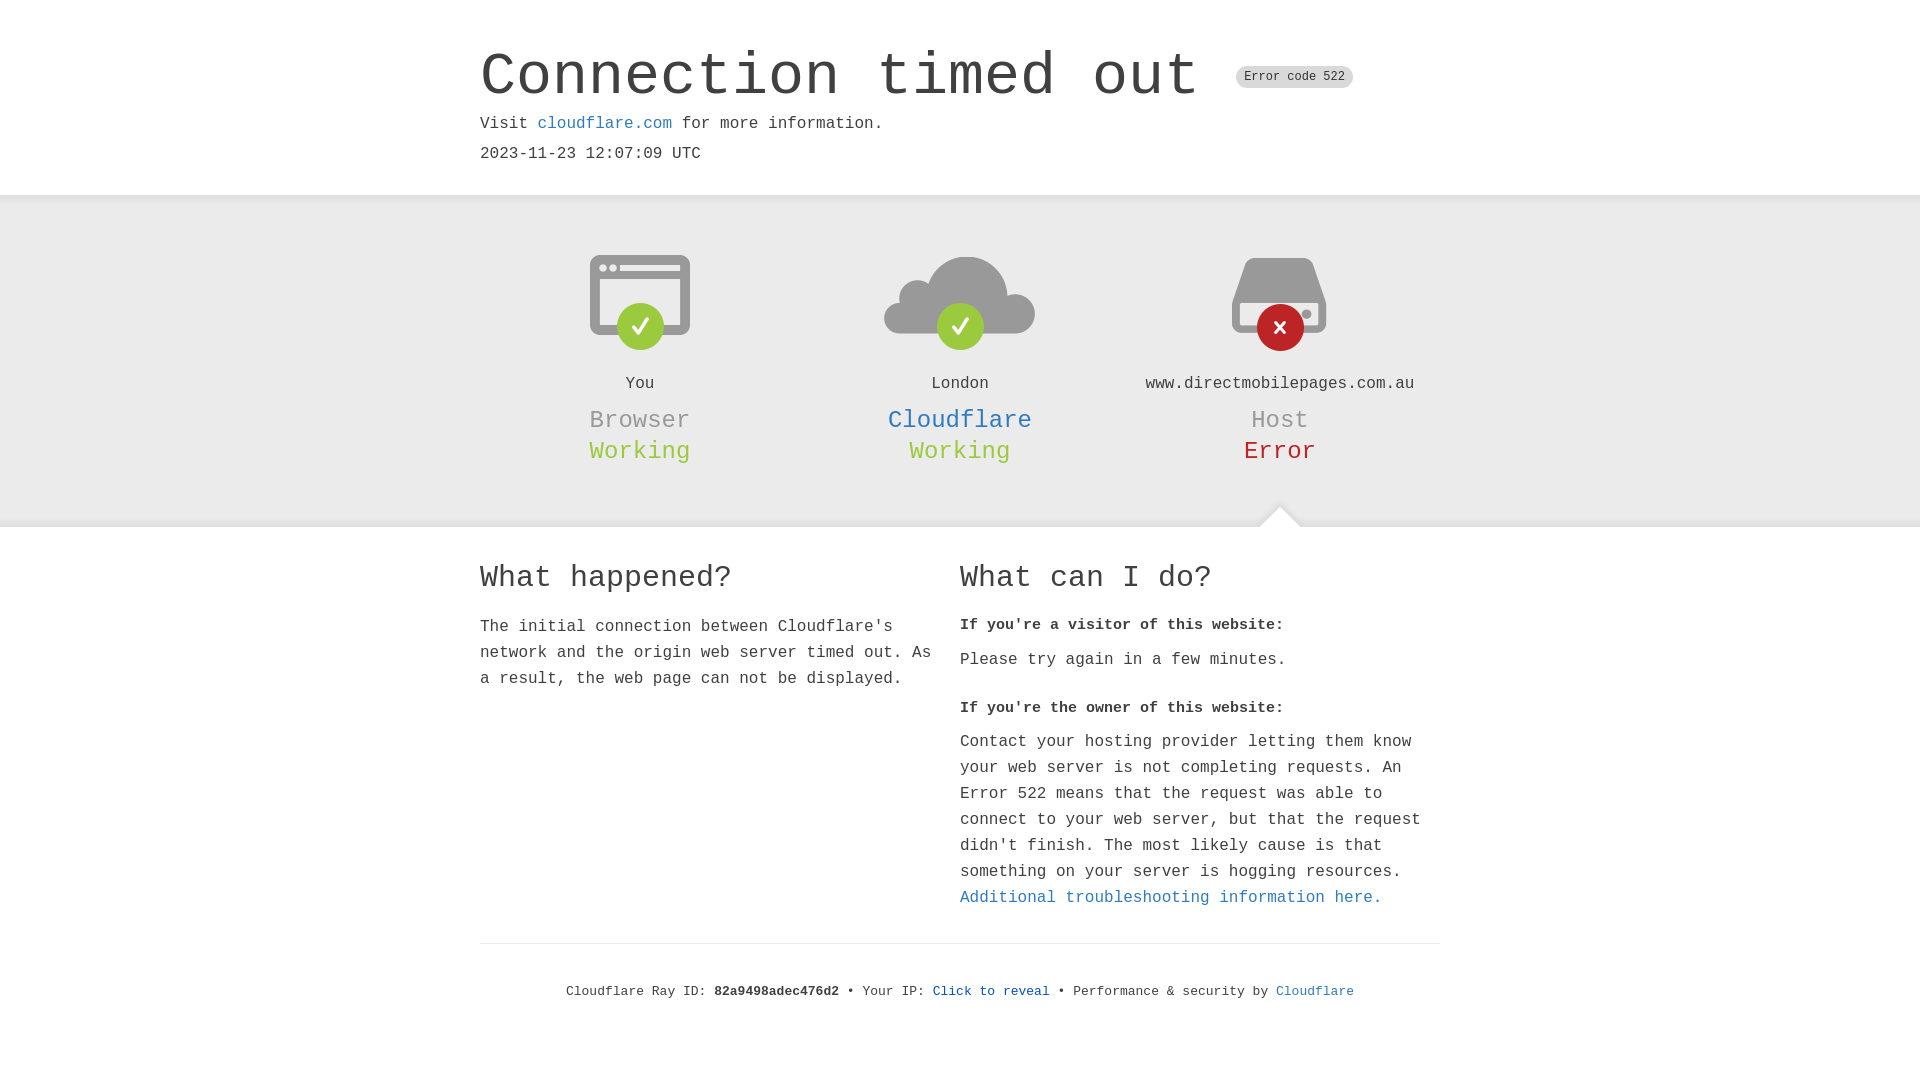 The width and height of the screenshot is (1920, 1080). What do you see at coordinates (603, 123) in the screenshot?
I see `'cloudflare.com'` at bounding box center [603, 123].